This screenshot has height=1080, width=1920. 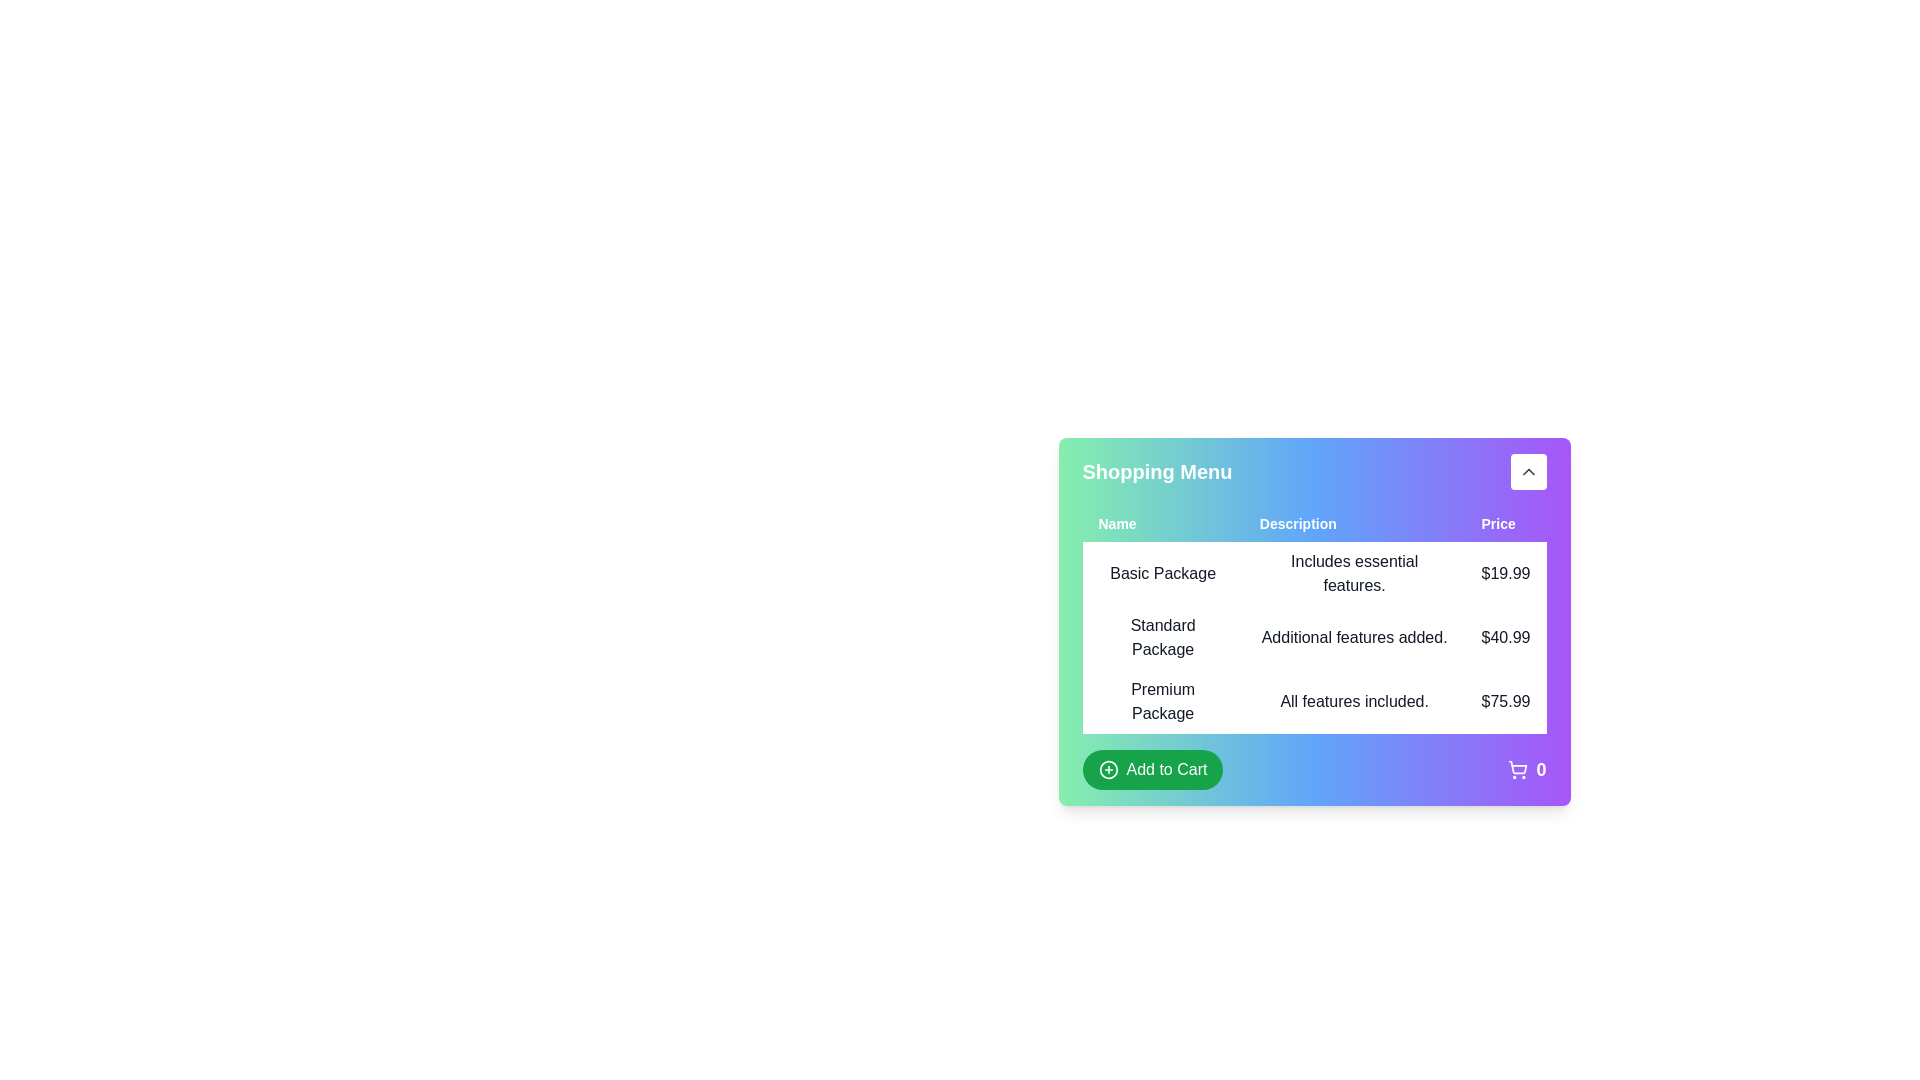 I want to click on the lower part of the shopping cart icon, specifically the frame and basket outline, so click(x=1518, y=766).